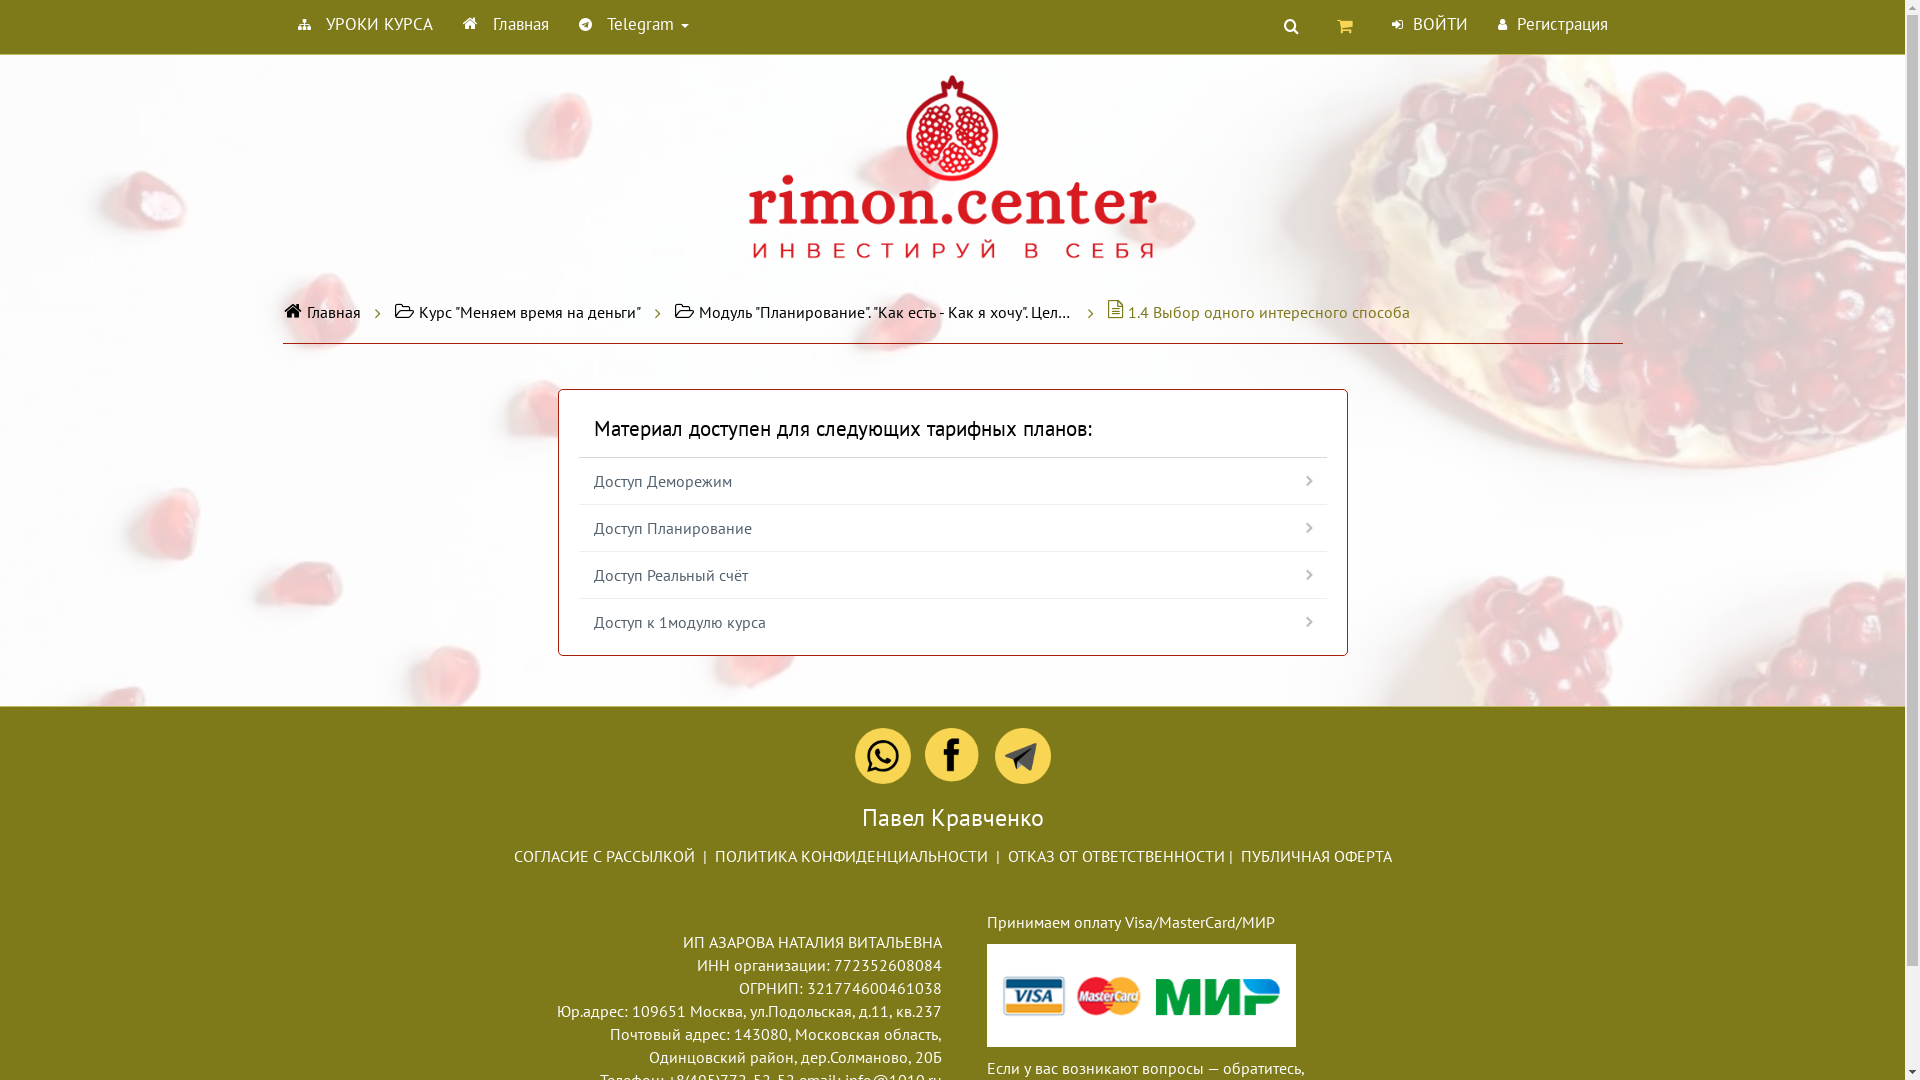 Image resolution: width=1920 pixels, height=1080 pixels. What do you see at coordinates (632, 23) in the screenshot?
I see `'Telegram'` at bounding box center [632, 23].